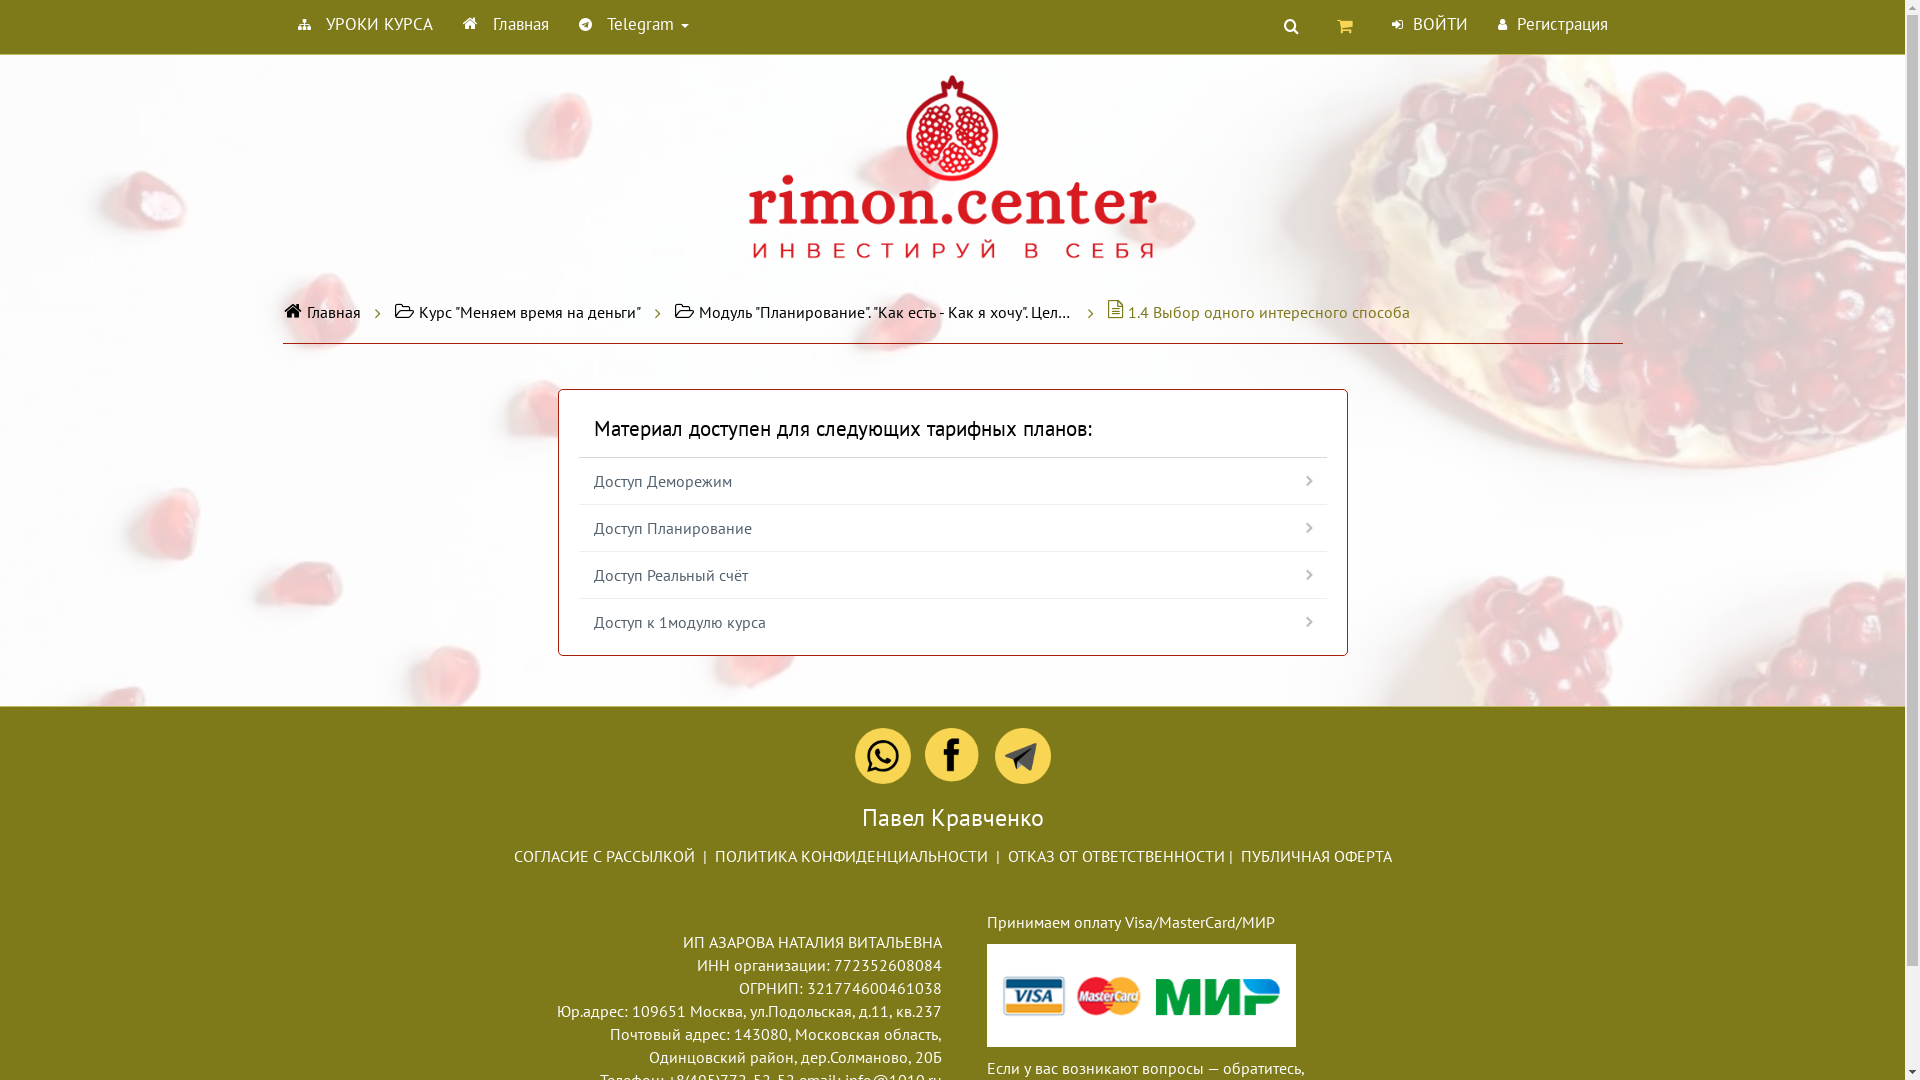 Image resolution: width=1920 pixels, height=1080 pixels. What do you see at coordinates (632, 23) in the screenshot?
I see `'Telegram'` at bounding box center [632, 23].